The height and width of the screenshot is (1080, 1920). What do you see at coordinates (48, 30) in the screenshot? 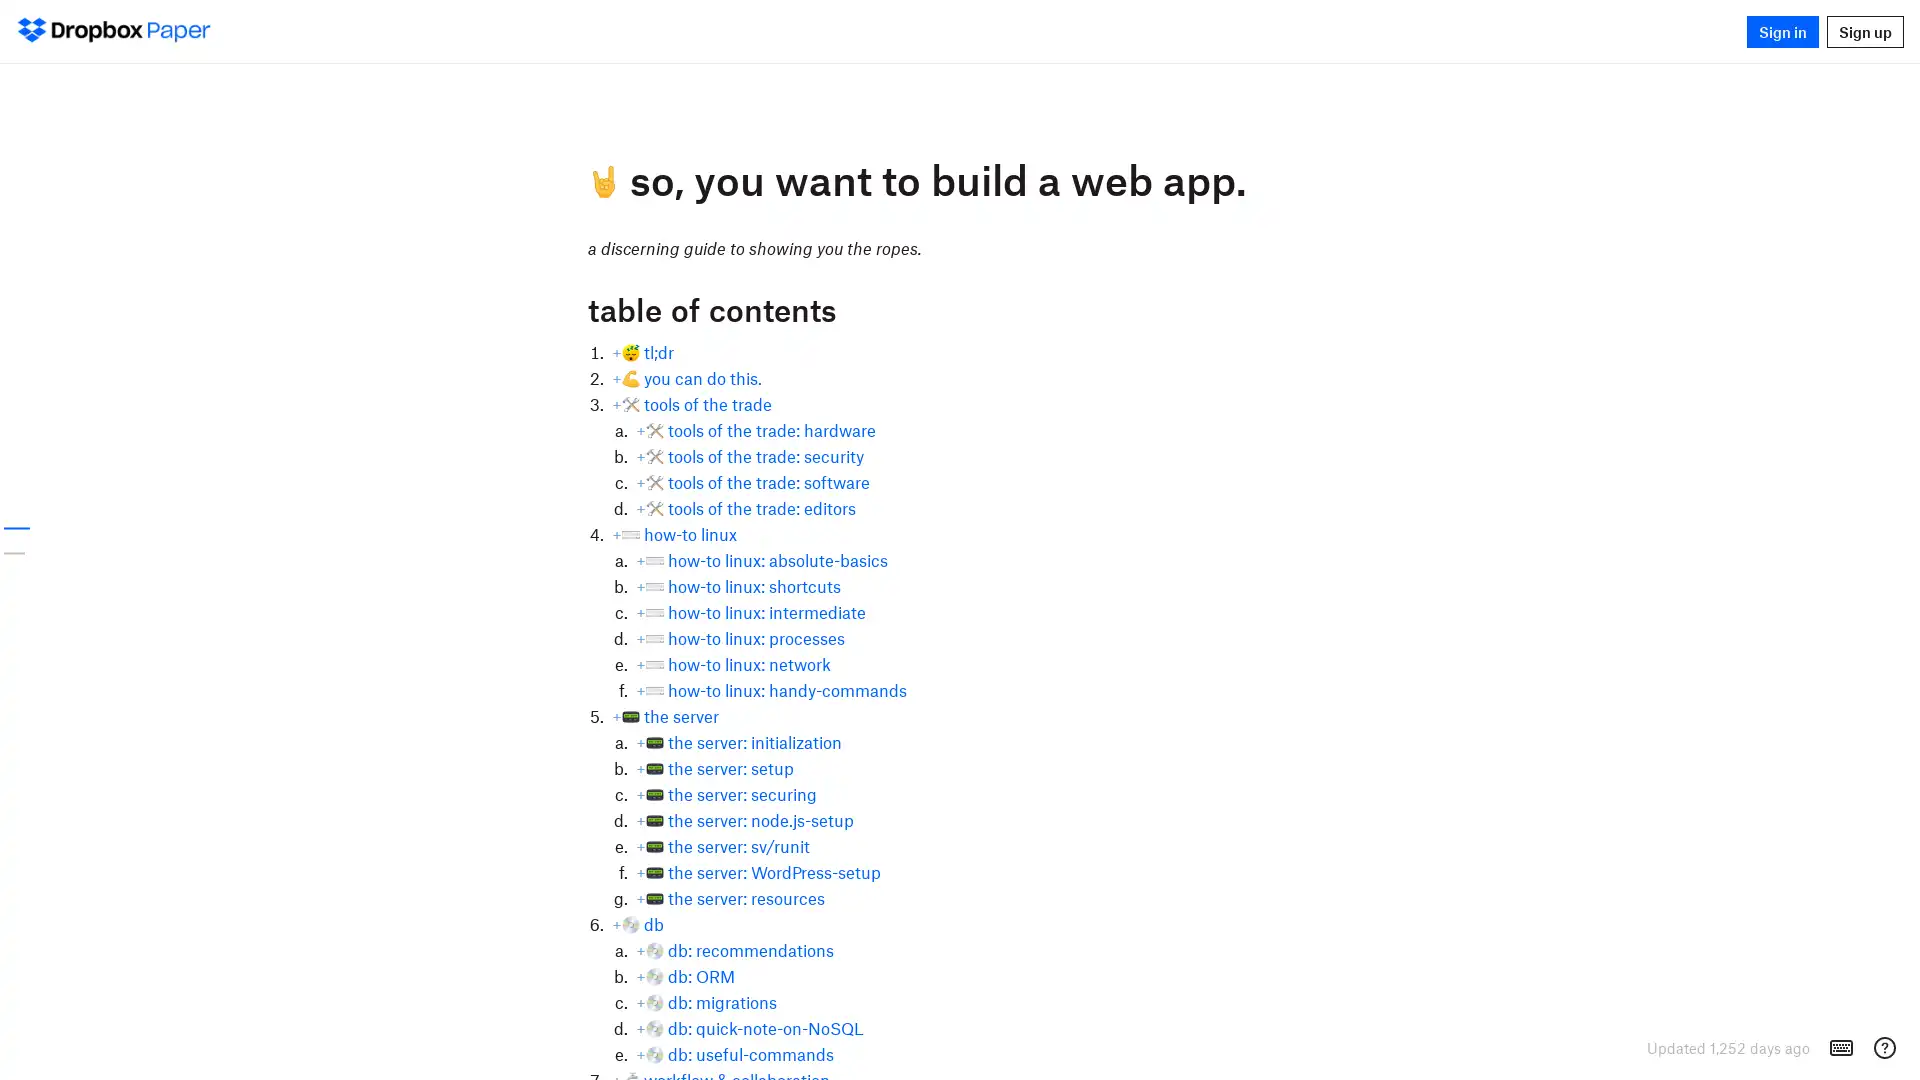
I see `Open folder view` at bounding box center [48, 30].